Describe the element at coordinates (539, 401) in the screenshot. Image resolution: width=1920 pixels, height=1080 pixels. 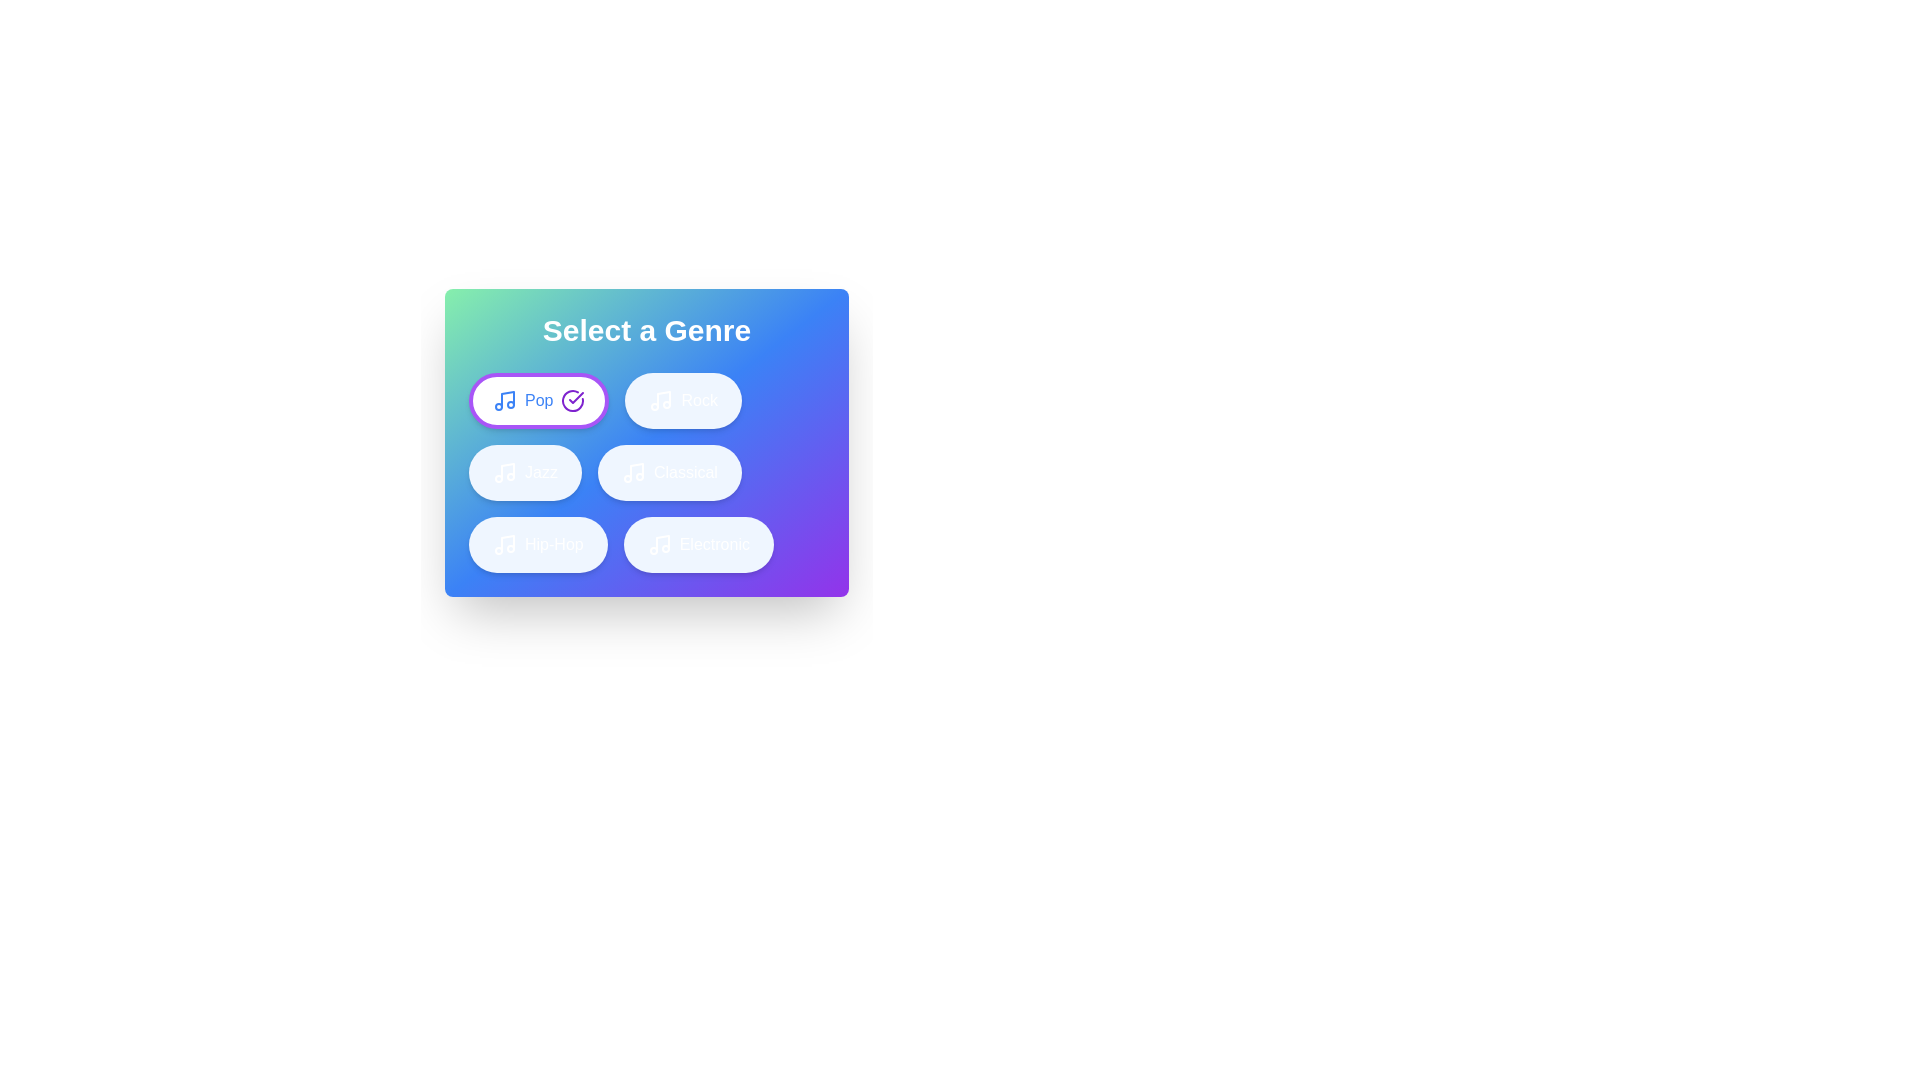
I see `the 'Pop' genre selection button, which is the first button in the grid with a purple border and white background` at that location.